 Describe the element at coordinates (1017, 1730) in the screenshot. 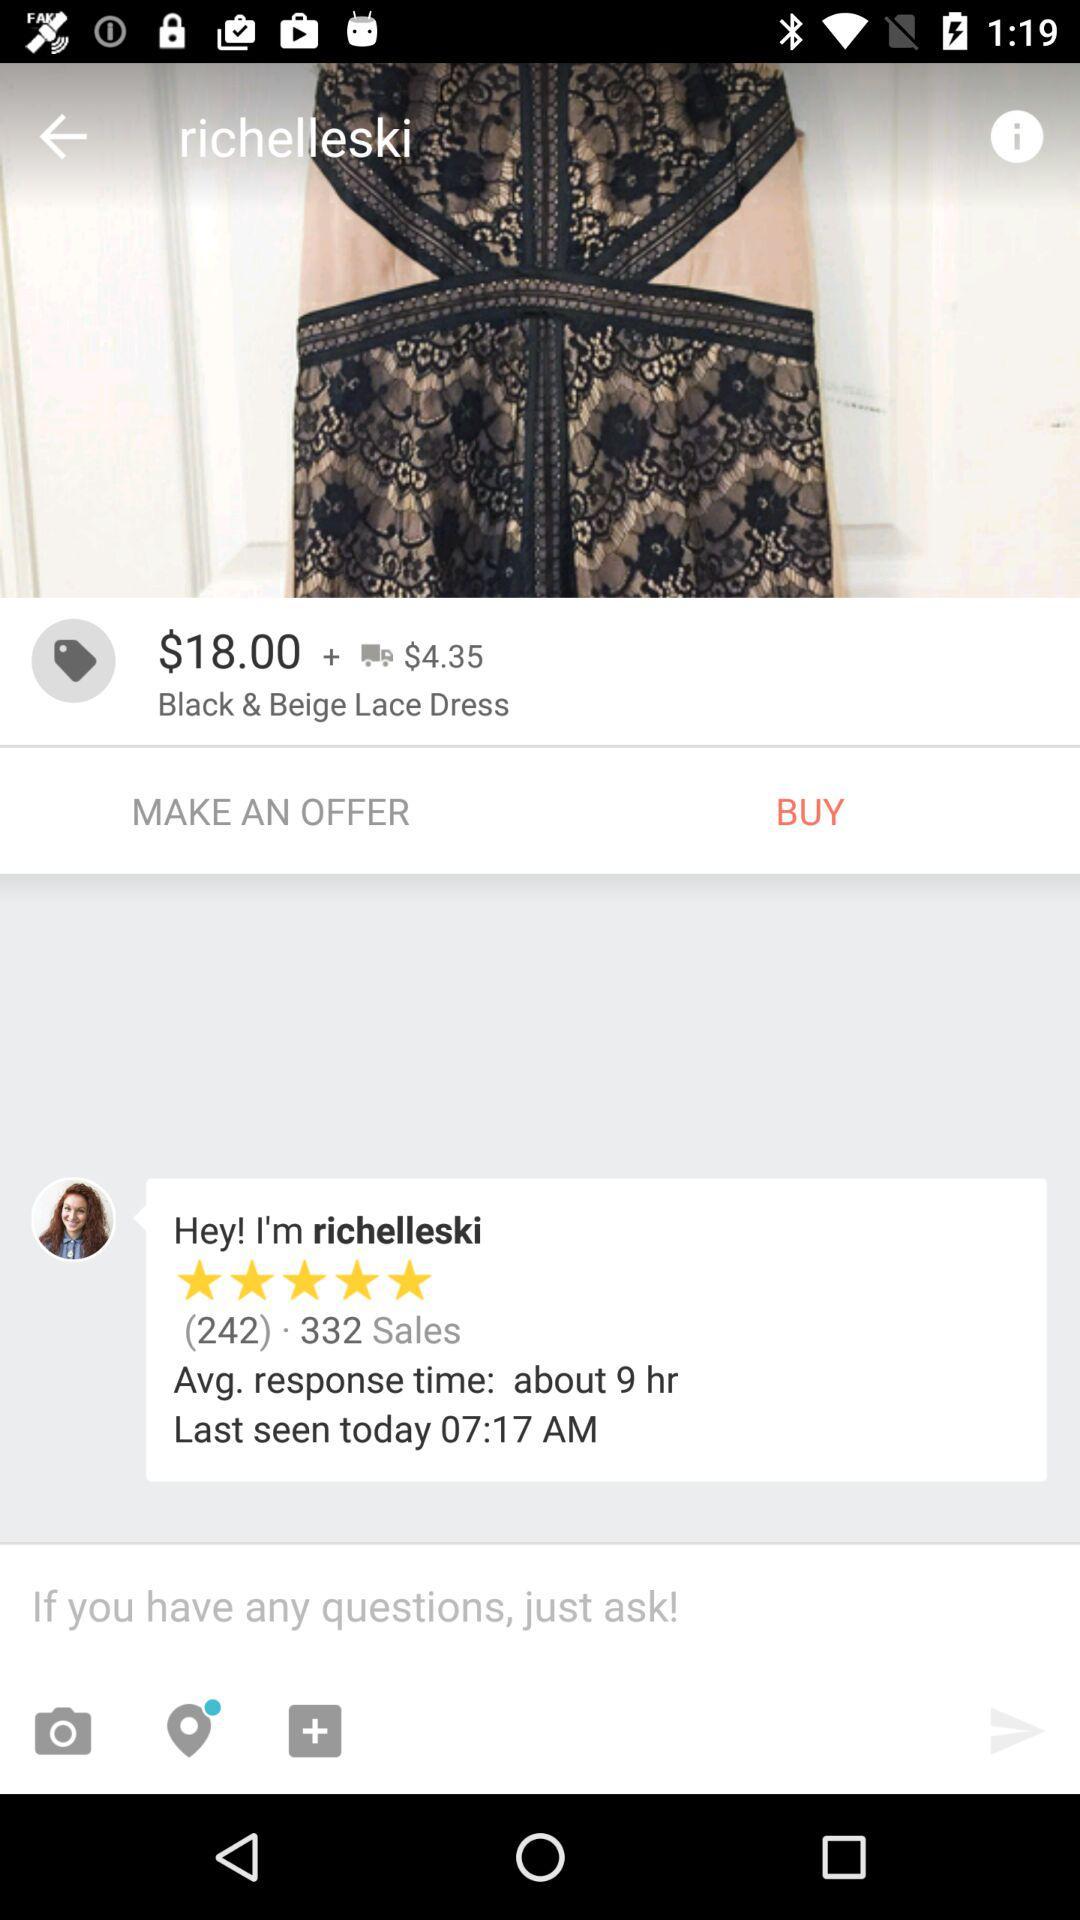

I see `the send icon` at that location.